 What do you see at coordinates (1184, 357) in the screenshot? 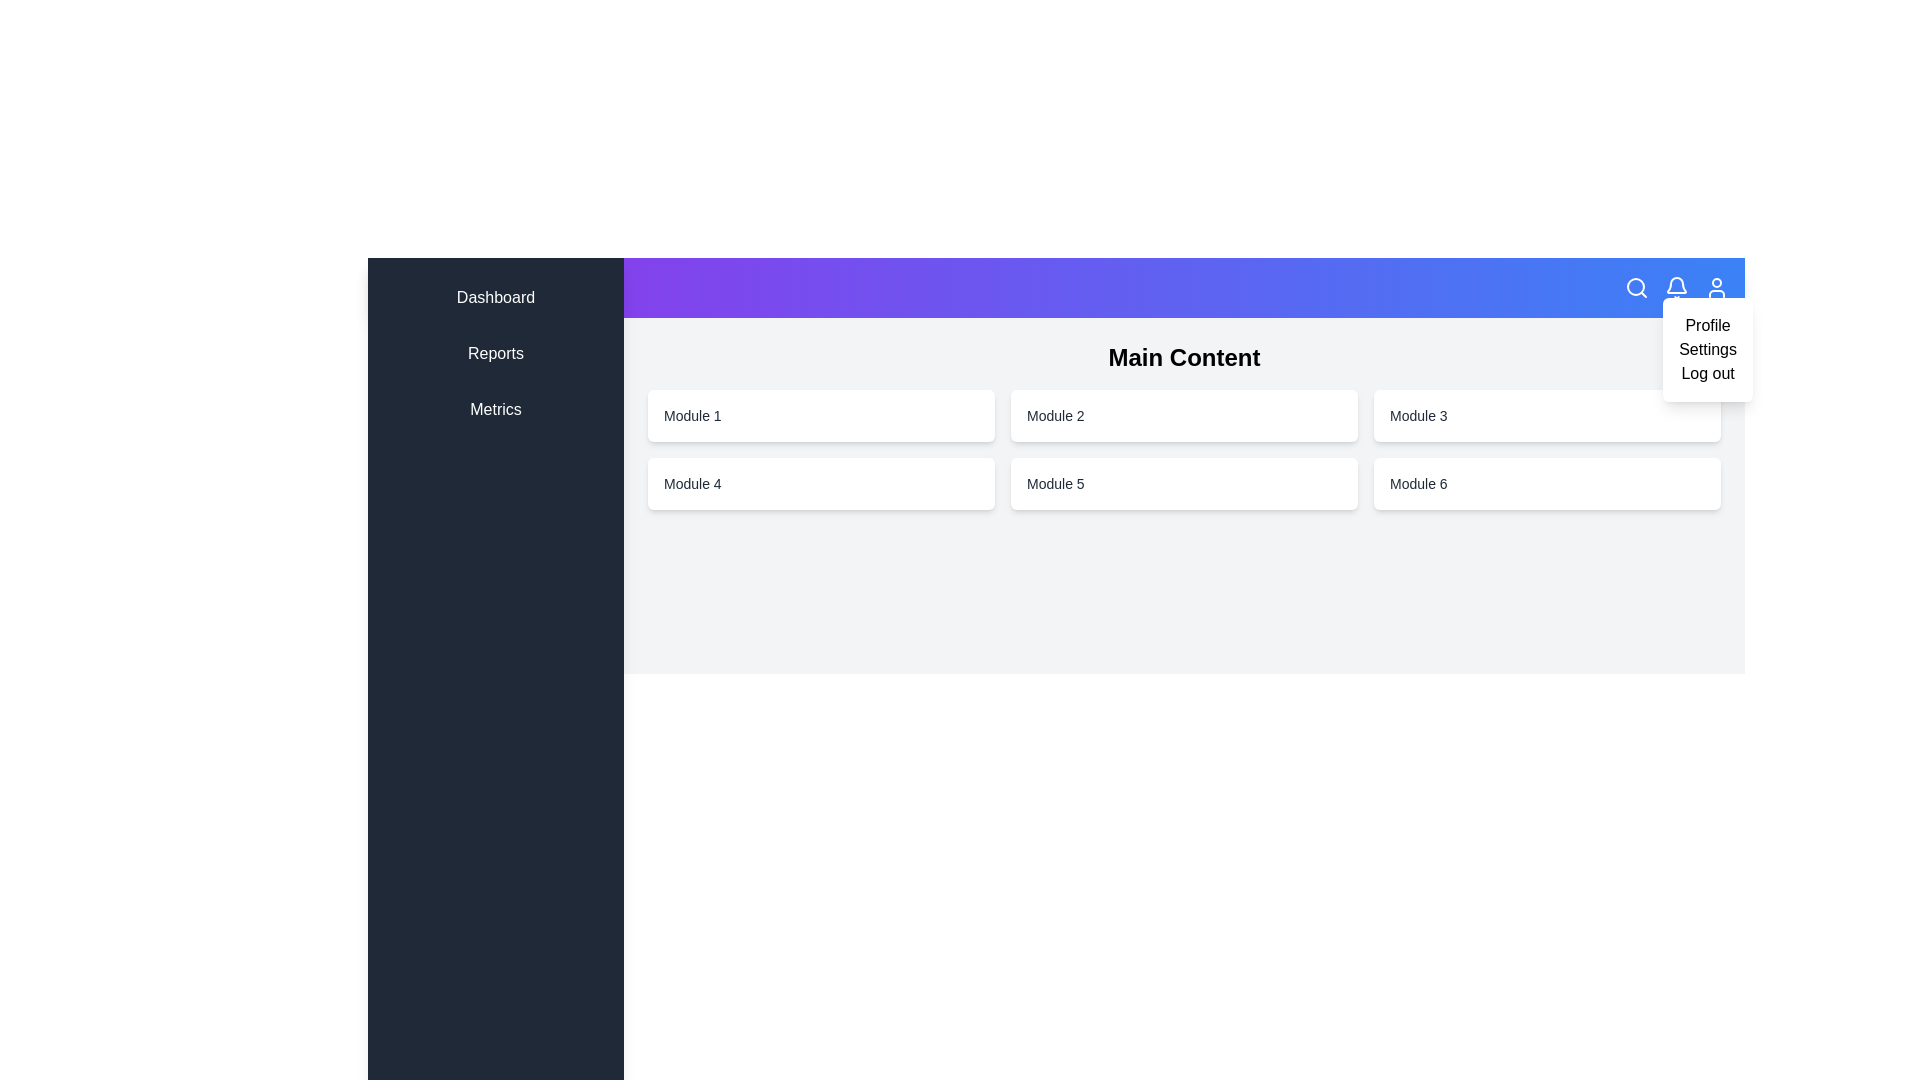
I see `the Header Text which serves as the title for the main content area, located near the top above the grid of module cards` at bounding box center [1184, 357].